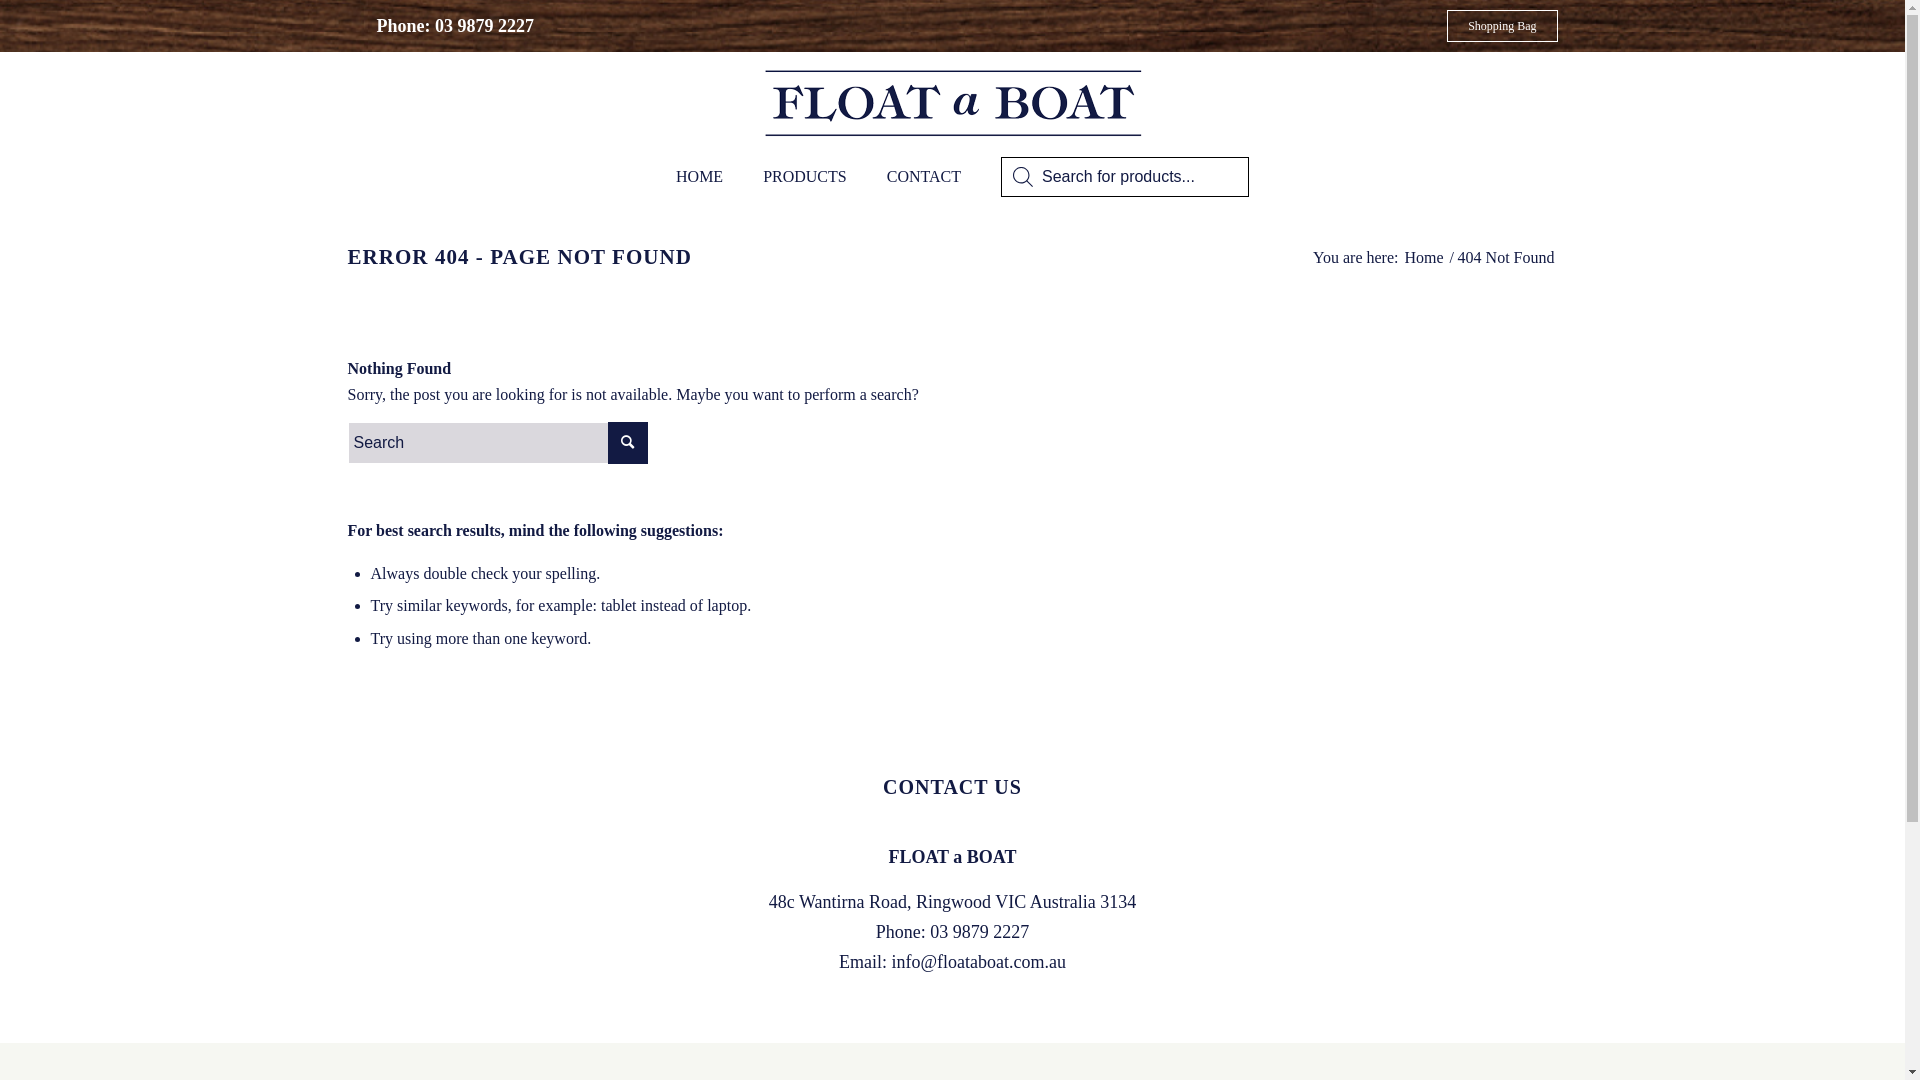  What do you see at coordinates (890, 960) in the screenshot?
I see `'info@floataboat.com.au'` at bounding box center [890, 960].